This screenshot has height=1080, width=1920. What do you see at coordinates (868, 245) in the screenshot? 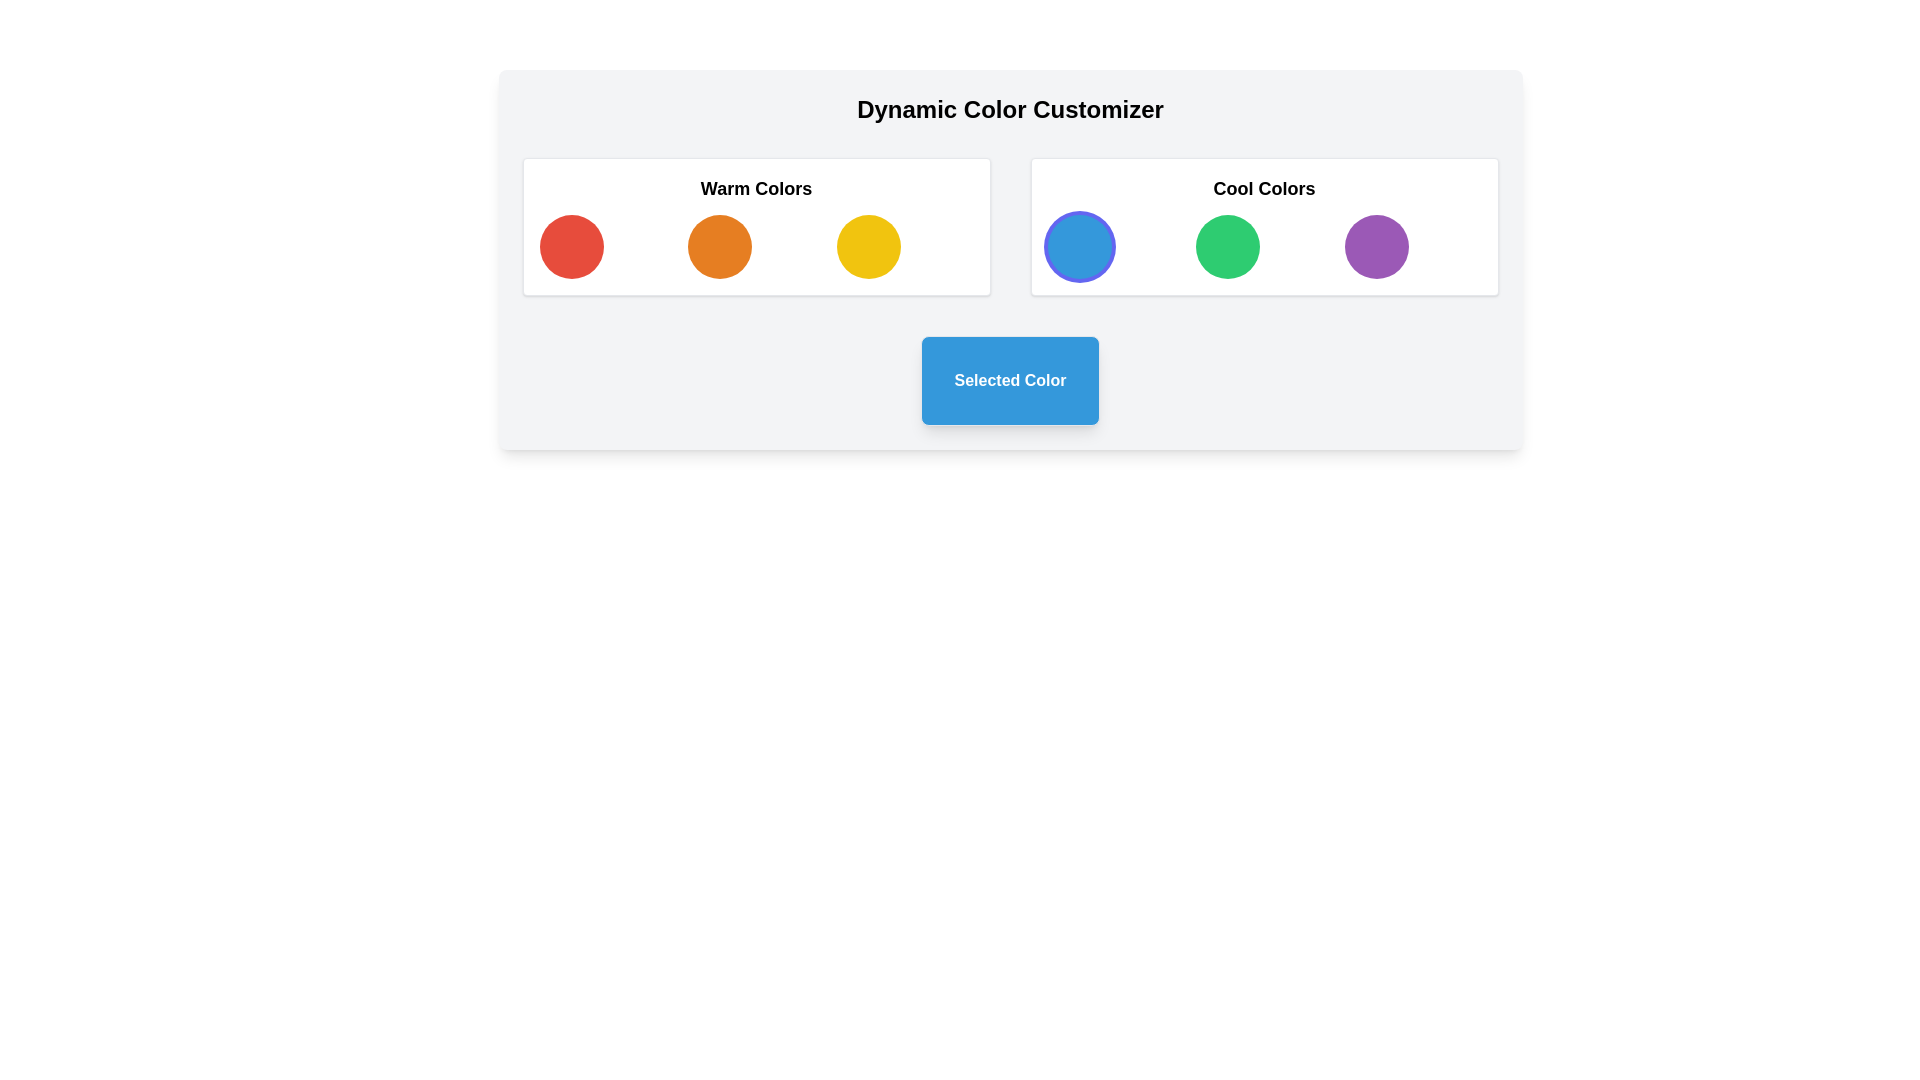
I see `the circular bright yellow button located in the bottom row of the 'Warm Colors' section, which is the third button in a three-column grid layout` at bounding box center [868, 245].